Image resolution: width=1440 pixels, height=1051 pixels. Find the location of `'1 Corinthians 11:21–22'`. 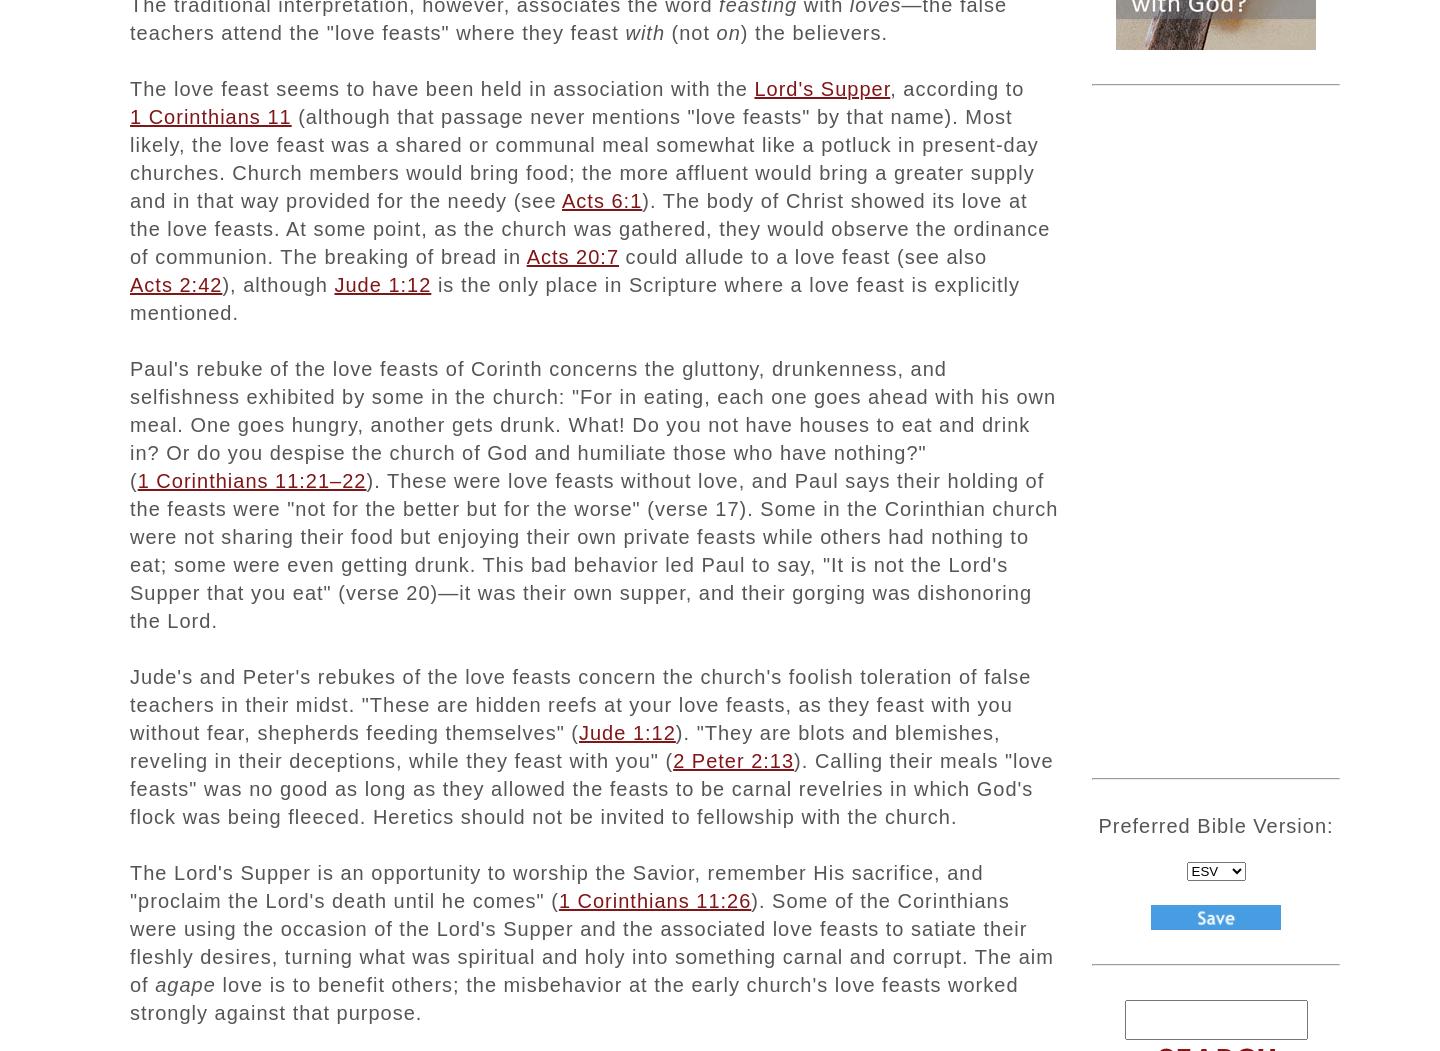

'1 Corinthians 11:21–22' is located at coordinates (250, 478).